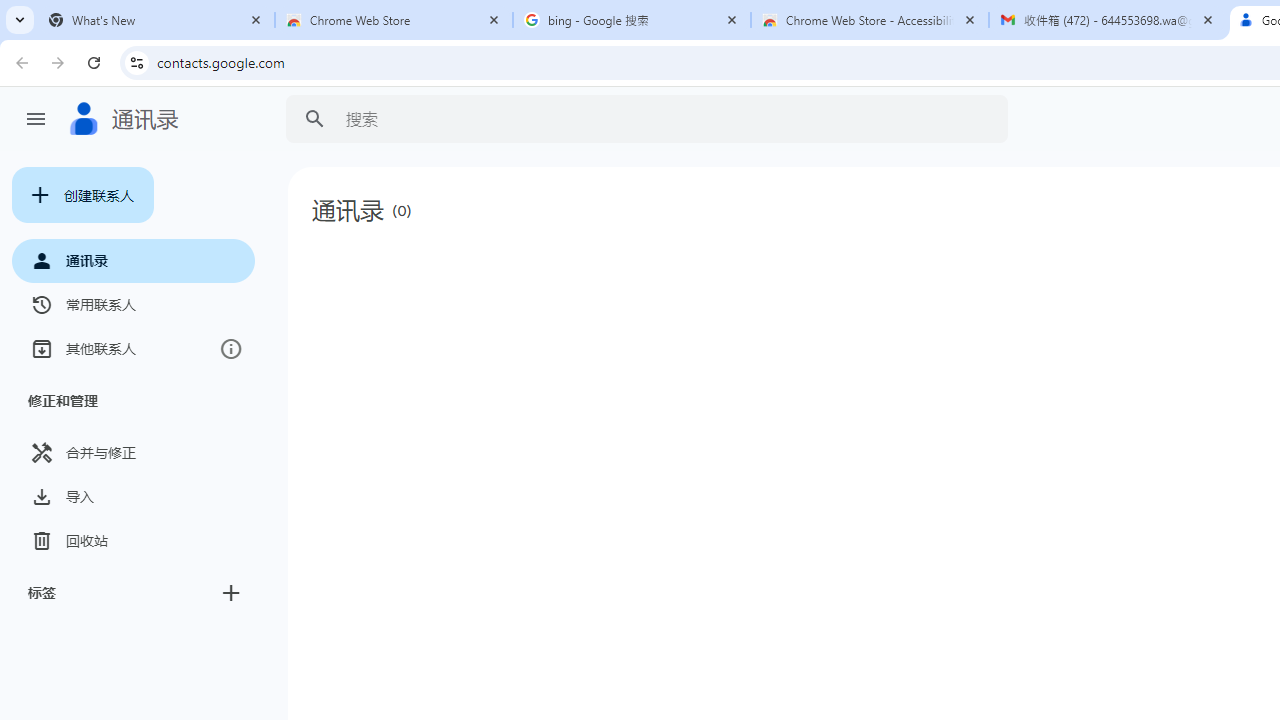  What do you see at coordinates (394, 20) in the screenshot?
I see `'Chrome Web Store'` at bounding box center [394, 20].